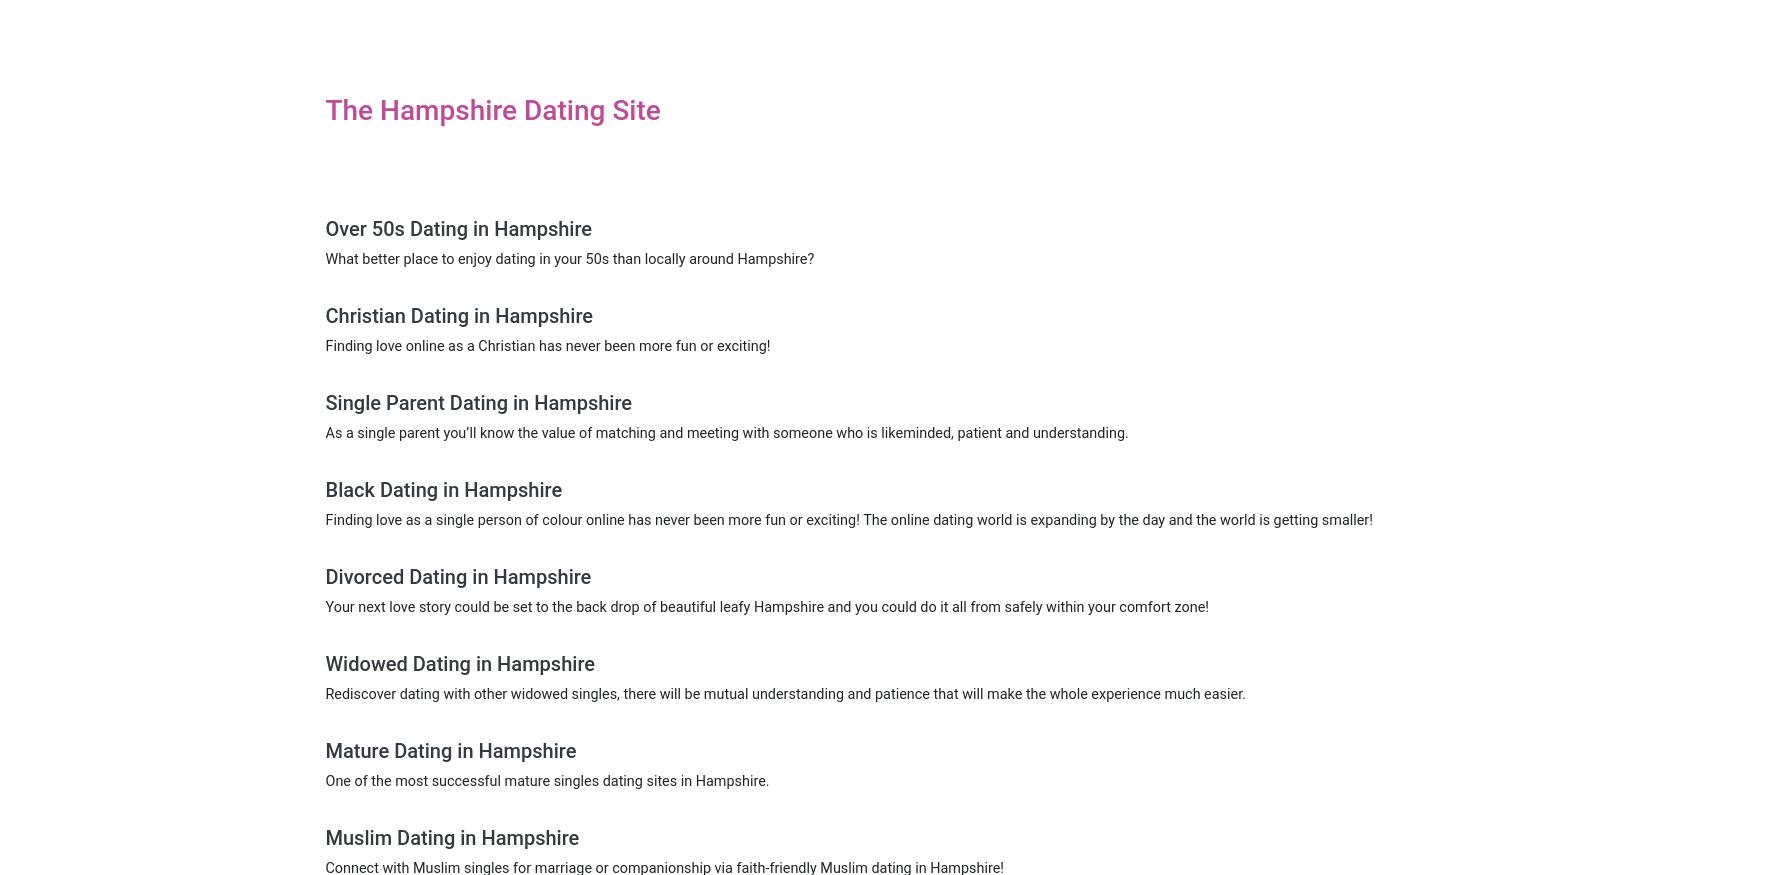  I want to click on 'Widowed Dating in Hampshire', so click(459, 663).